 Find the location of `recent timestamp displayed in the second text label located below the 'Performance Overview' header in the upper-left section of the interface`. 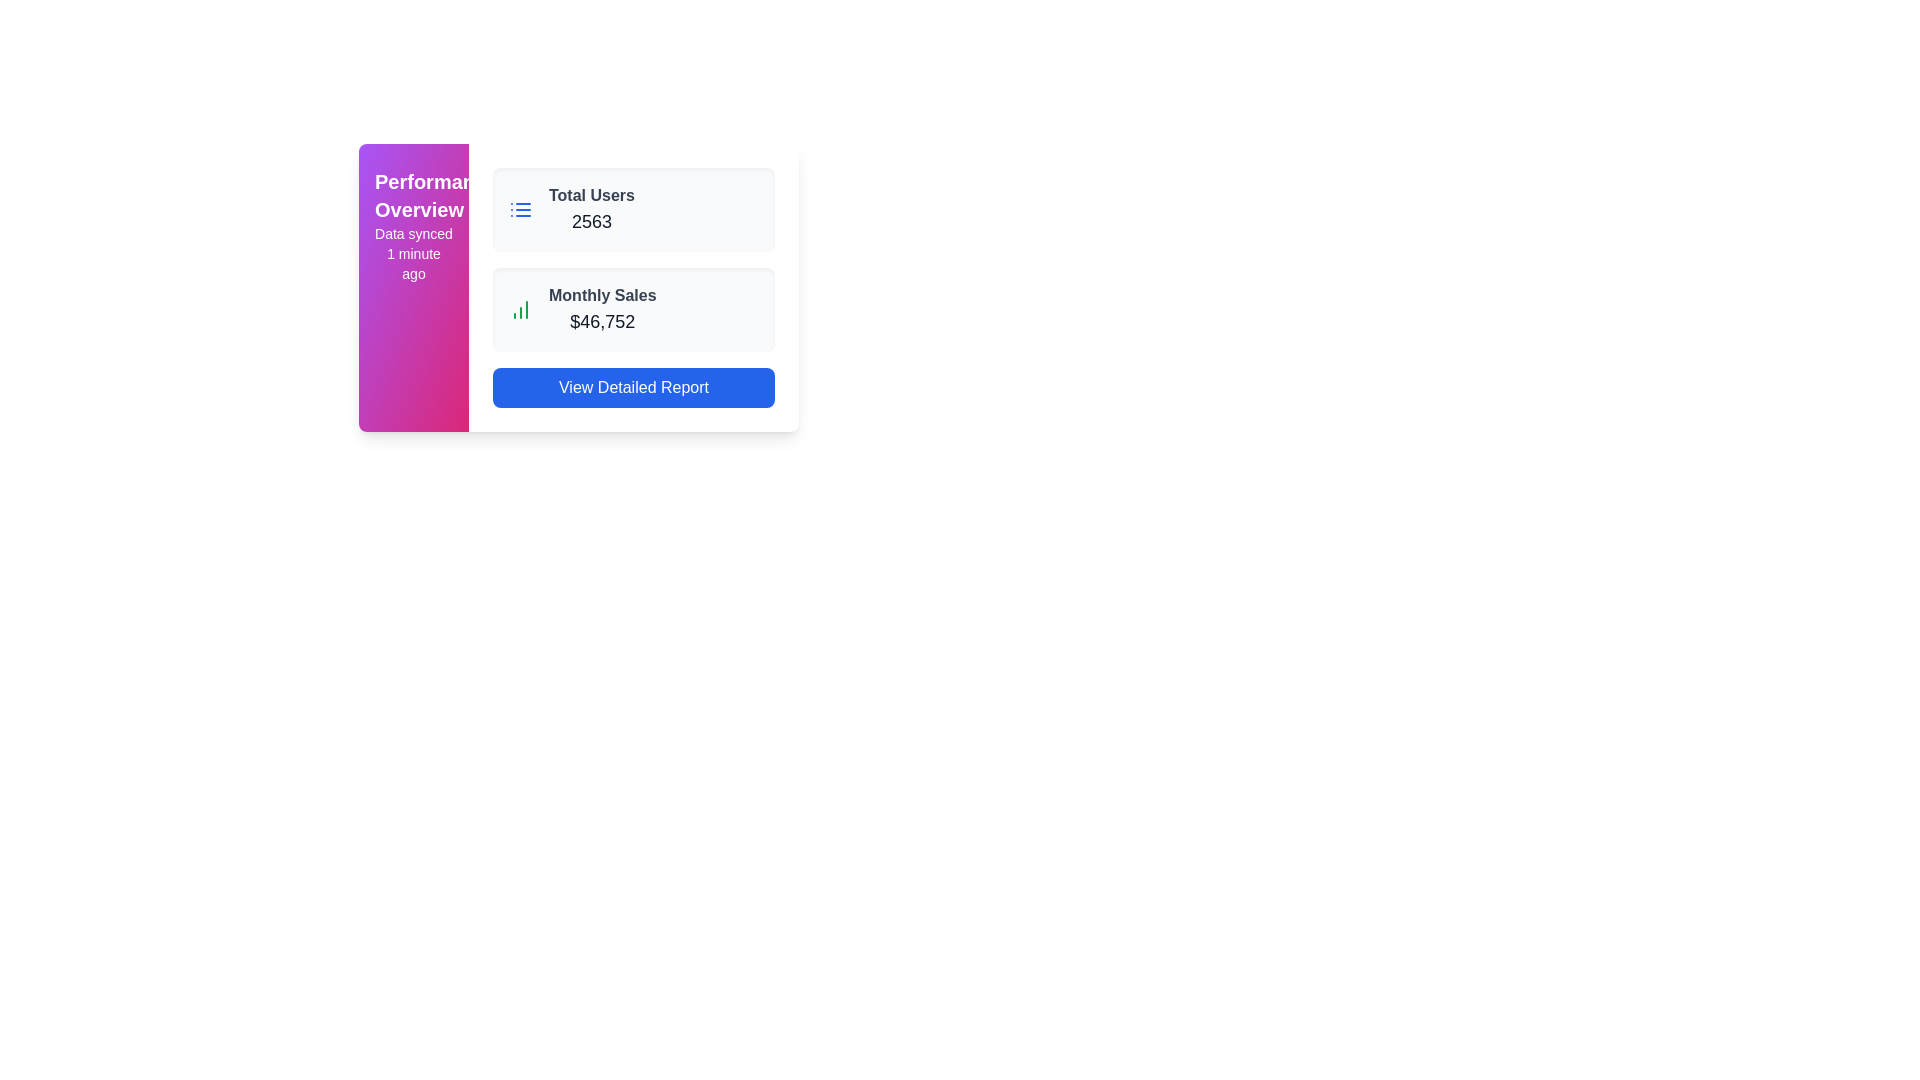

recent timestamp displayed in the second text label located below the 'Performance Overview' header in the upper-left section of the interface is located at coordinates (412, 253).